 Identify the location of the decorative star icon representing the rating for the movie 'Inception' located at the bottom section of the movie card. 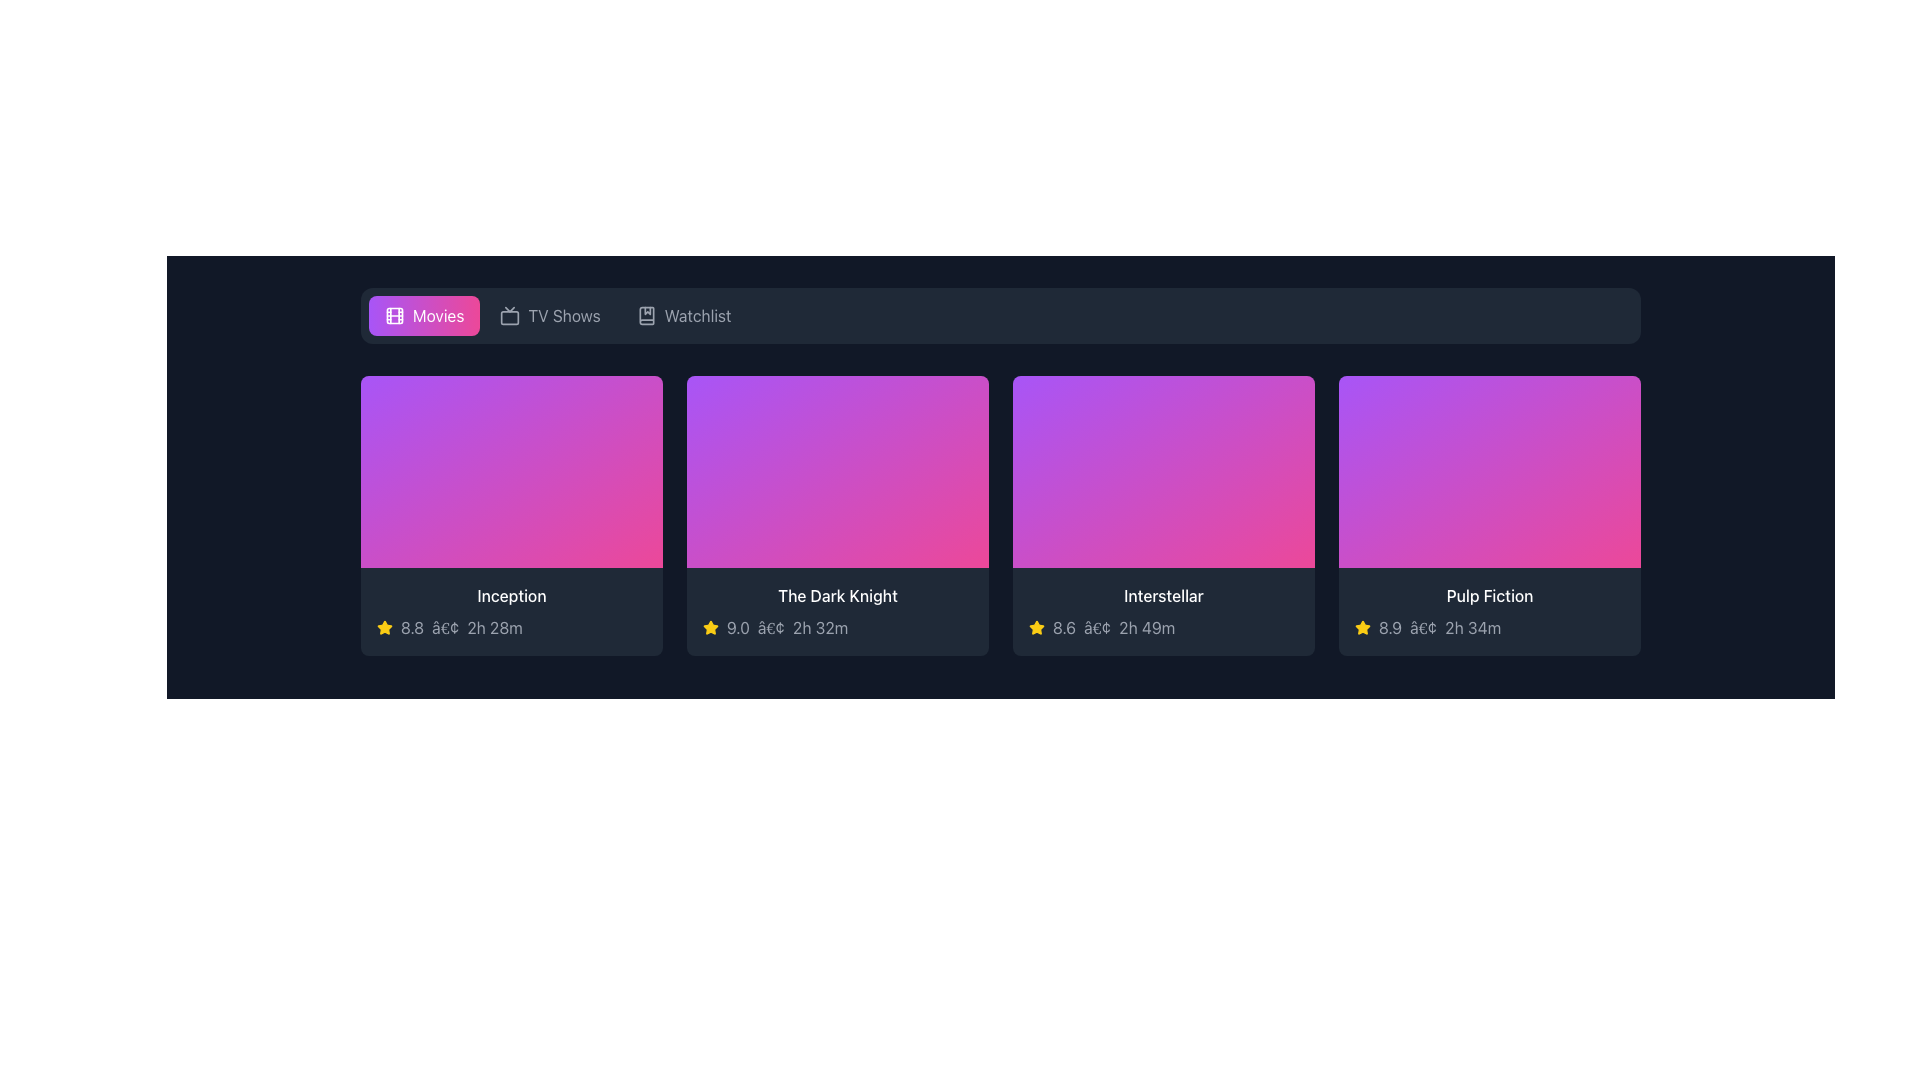
(384, 626).